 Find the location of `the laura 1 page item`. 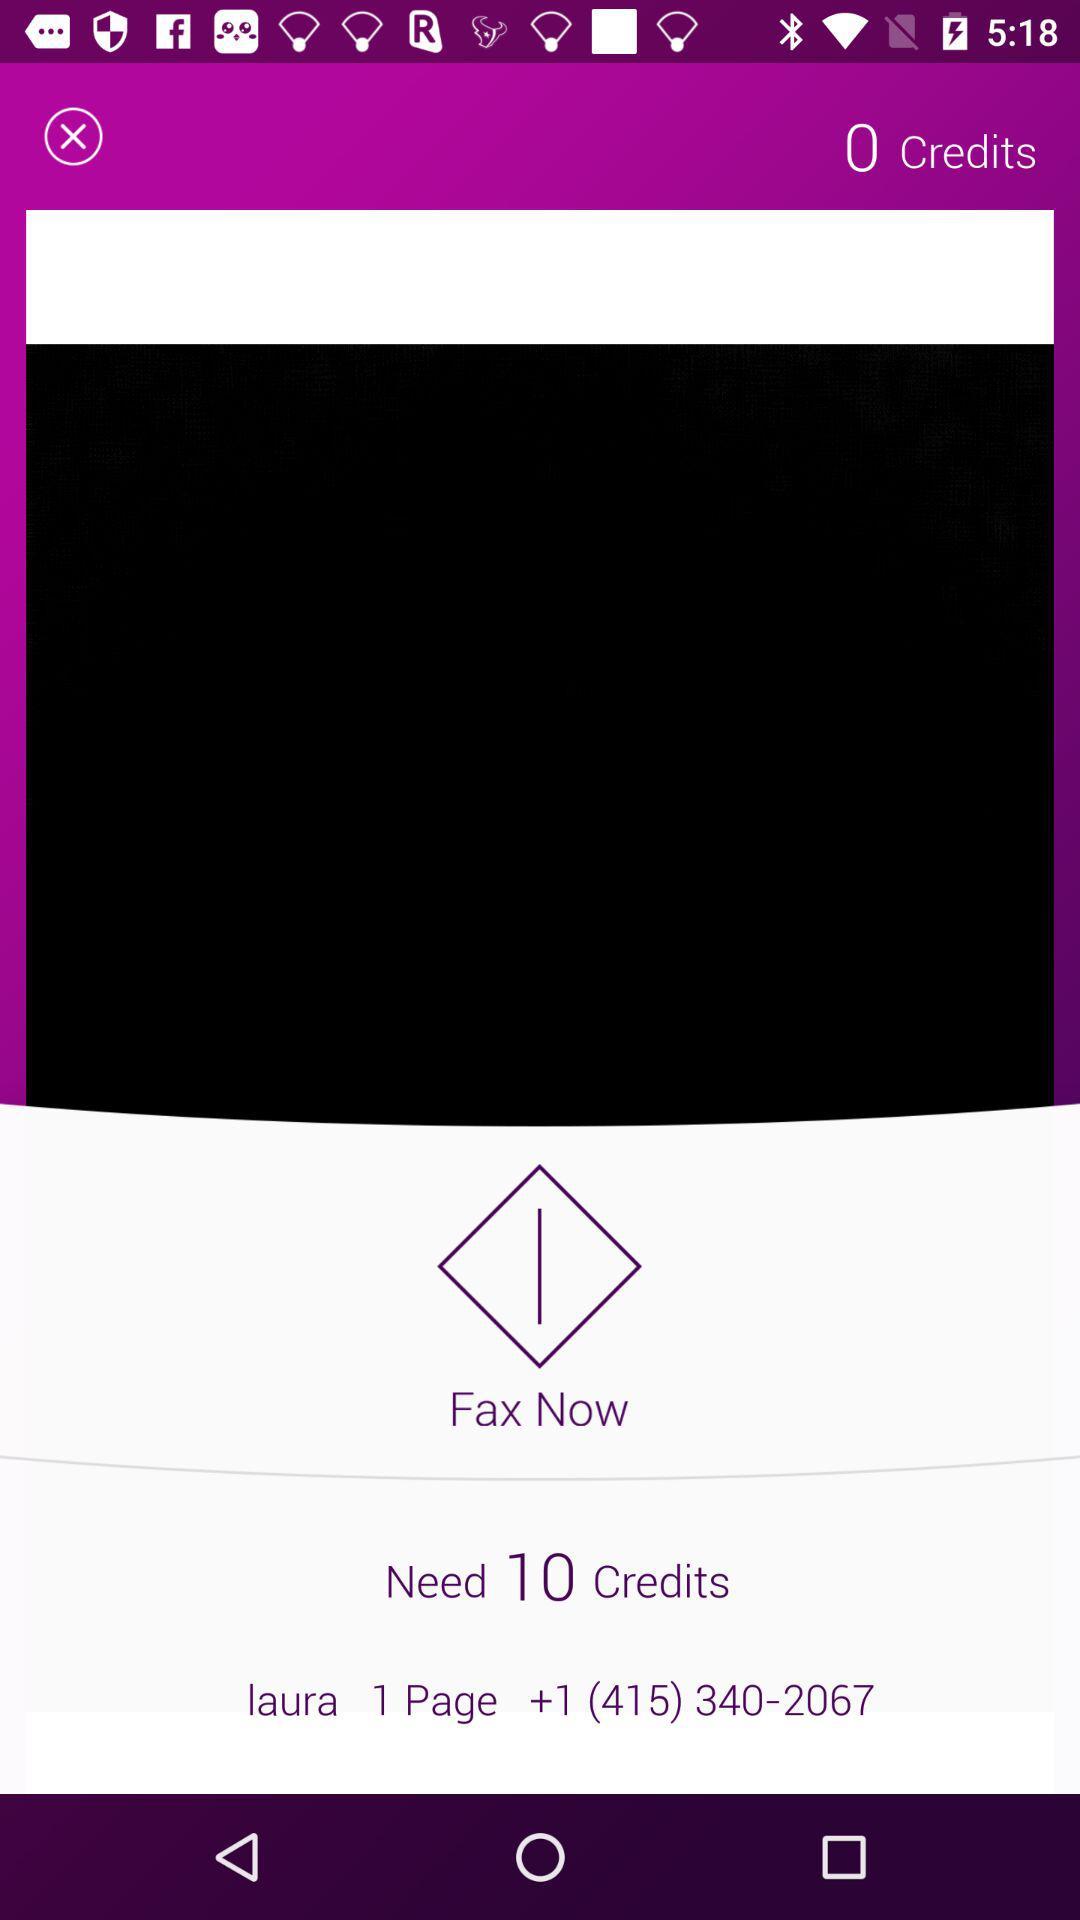

the laura 1 page item is located at coordinates (540, 1698).